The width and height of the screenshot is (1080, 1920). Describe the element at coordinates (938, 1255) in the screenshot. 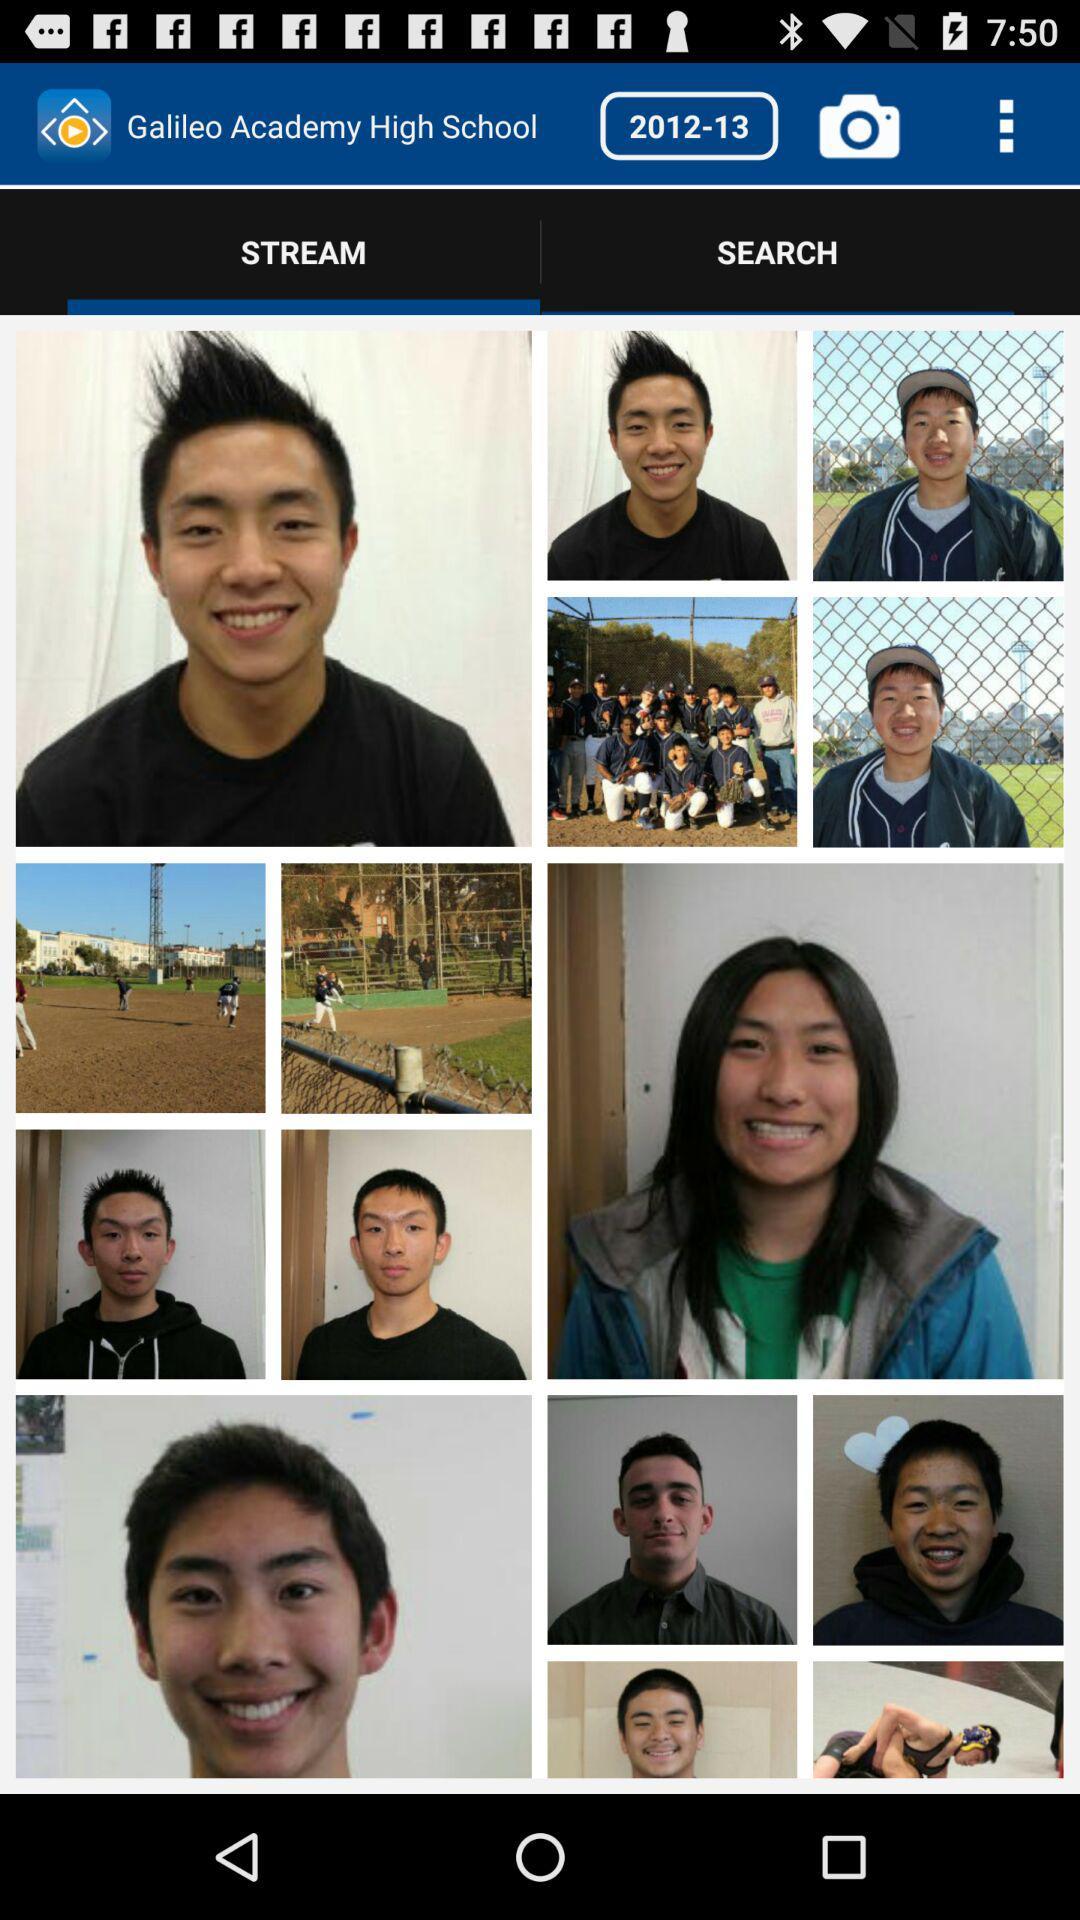

I see `enlarge photo` at that location.